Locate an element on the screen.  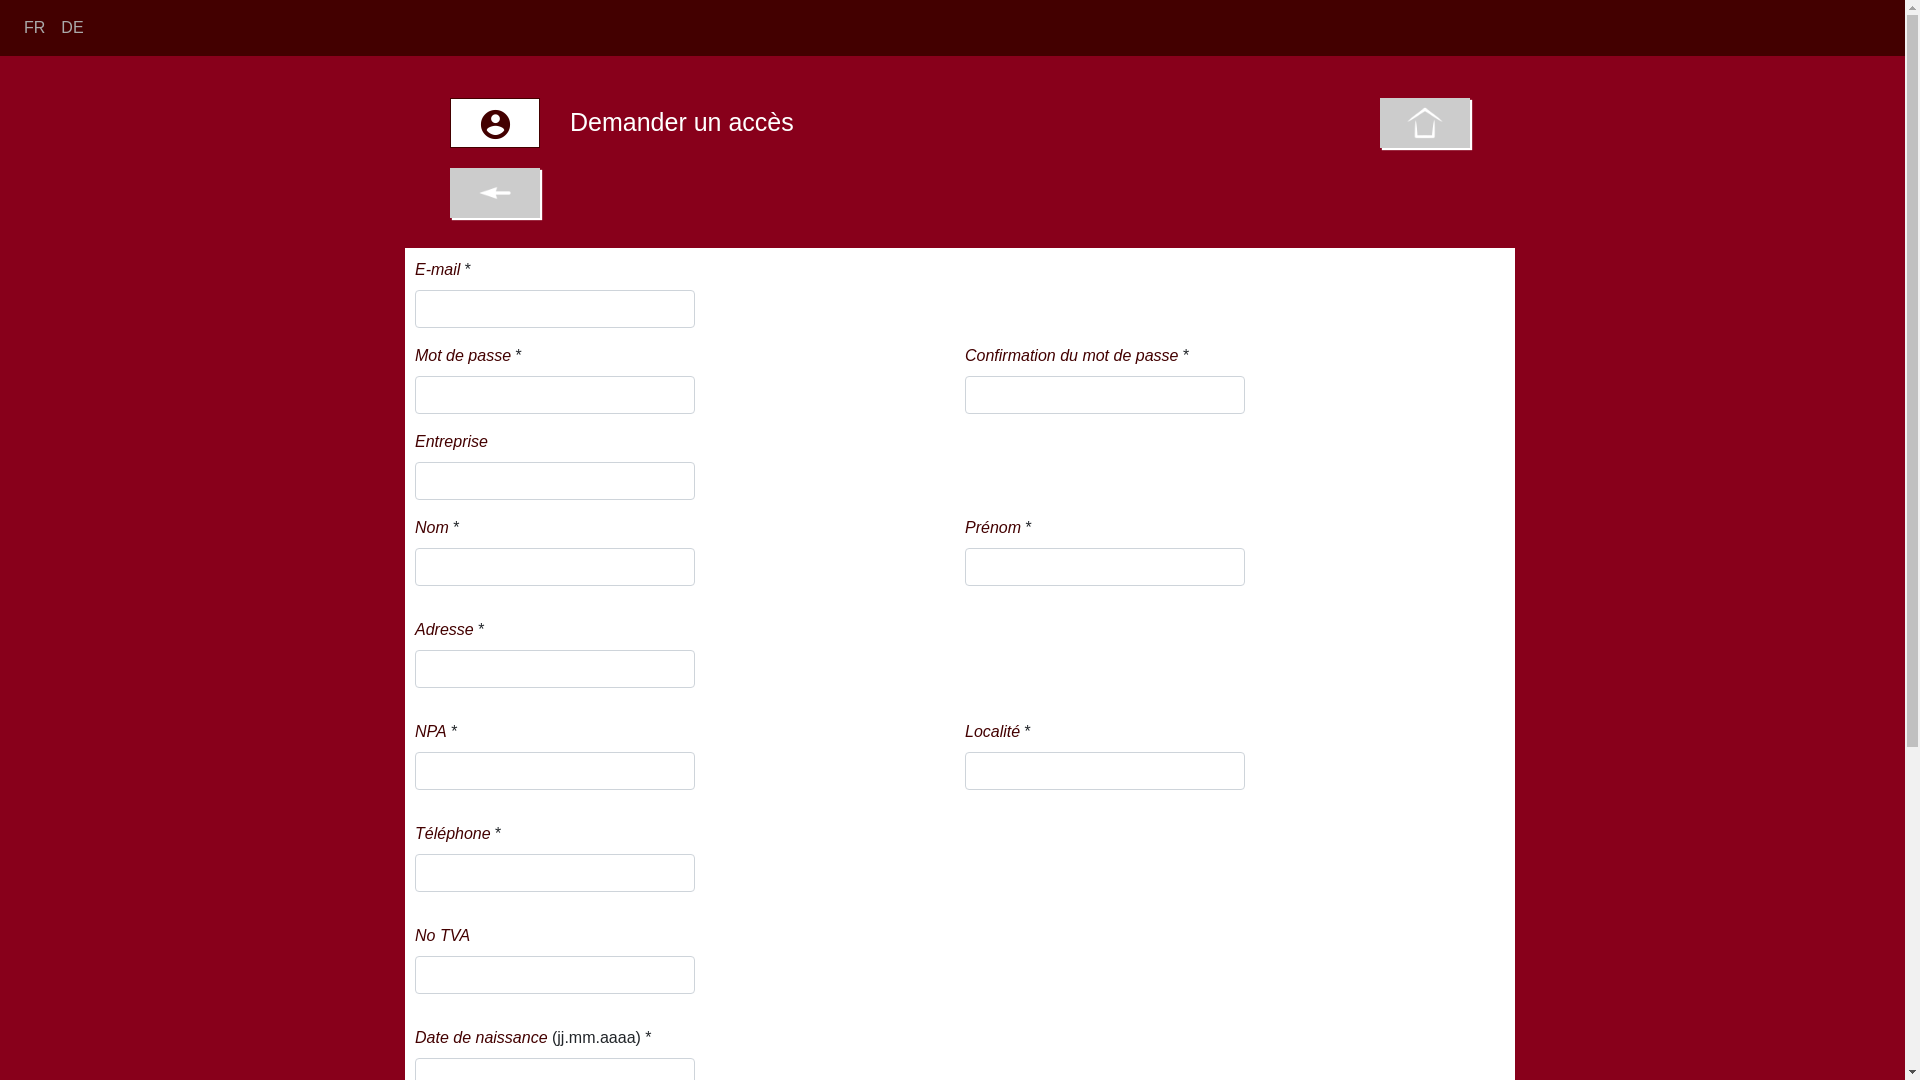
'DE' is located at coordinates (72, 27).